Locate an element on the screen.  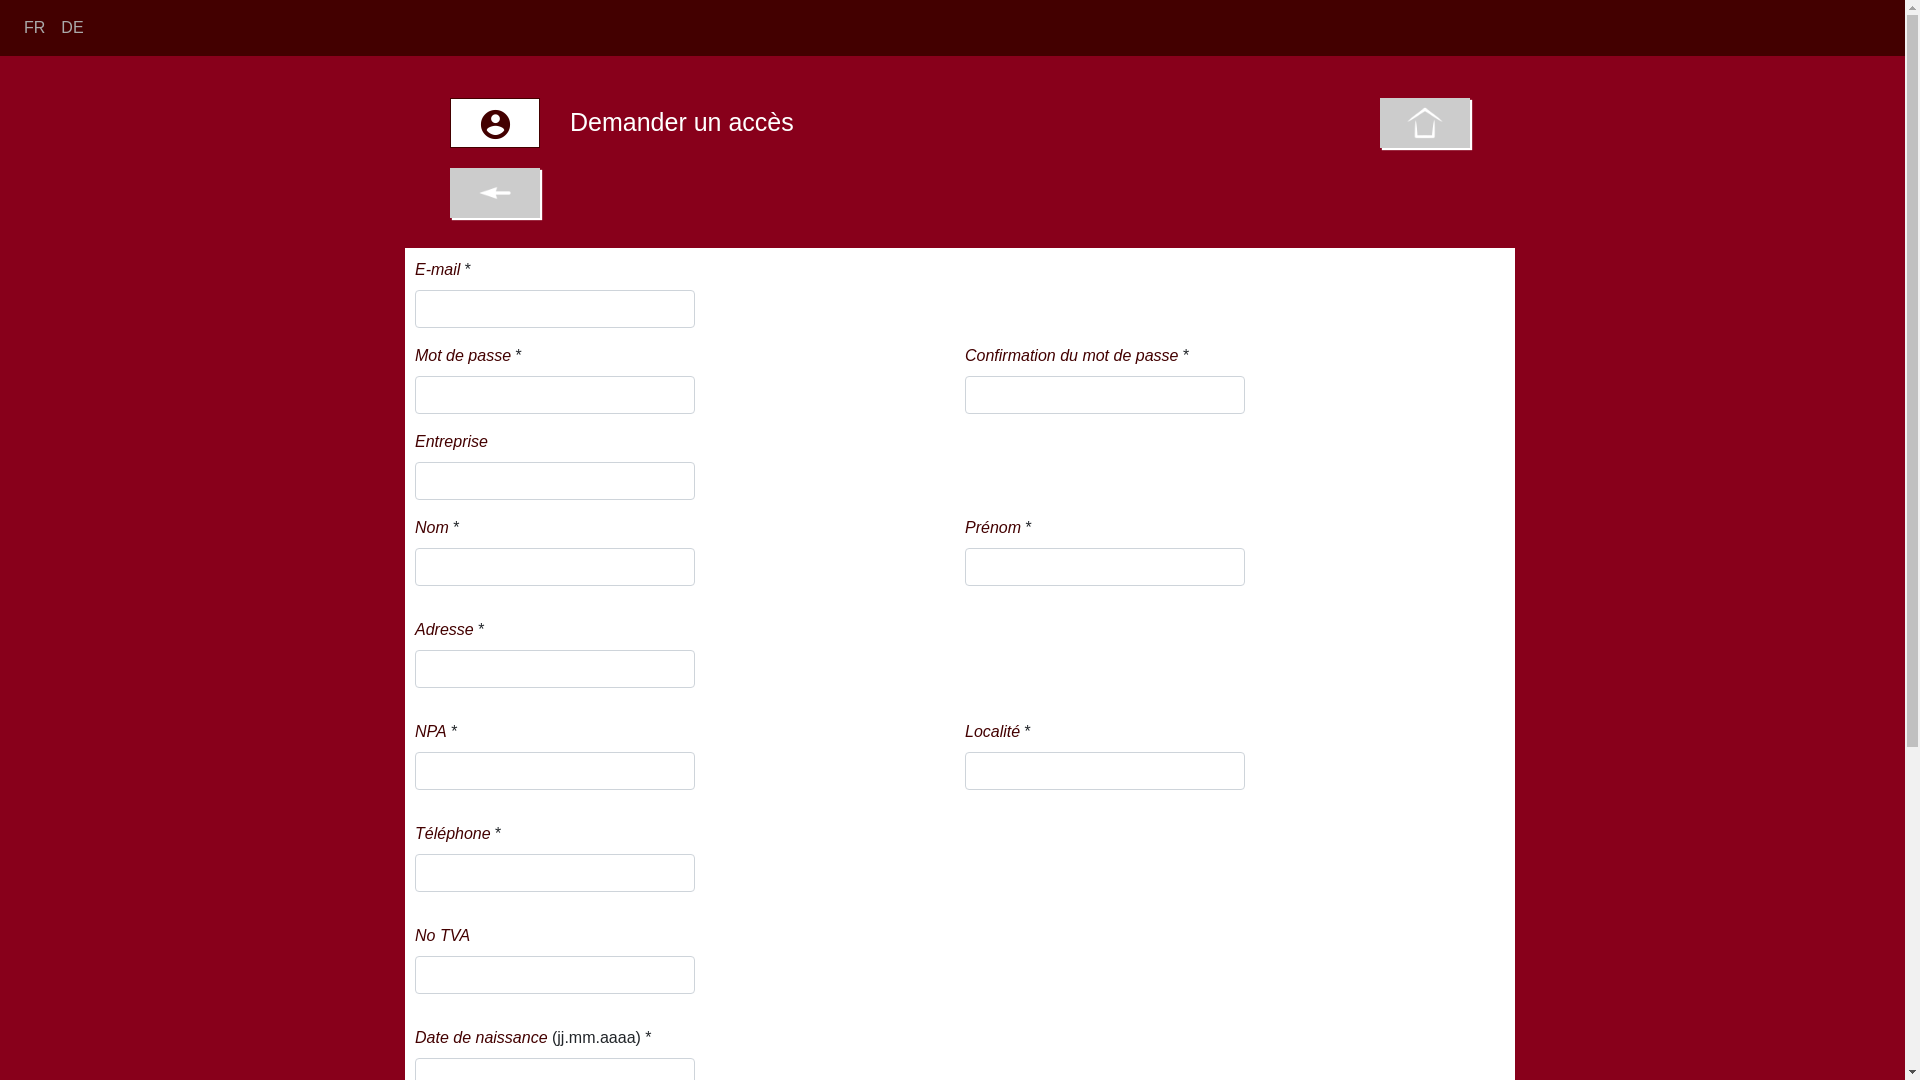
'DE' is located at coordinates (72, 27).